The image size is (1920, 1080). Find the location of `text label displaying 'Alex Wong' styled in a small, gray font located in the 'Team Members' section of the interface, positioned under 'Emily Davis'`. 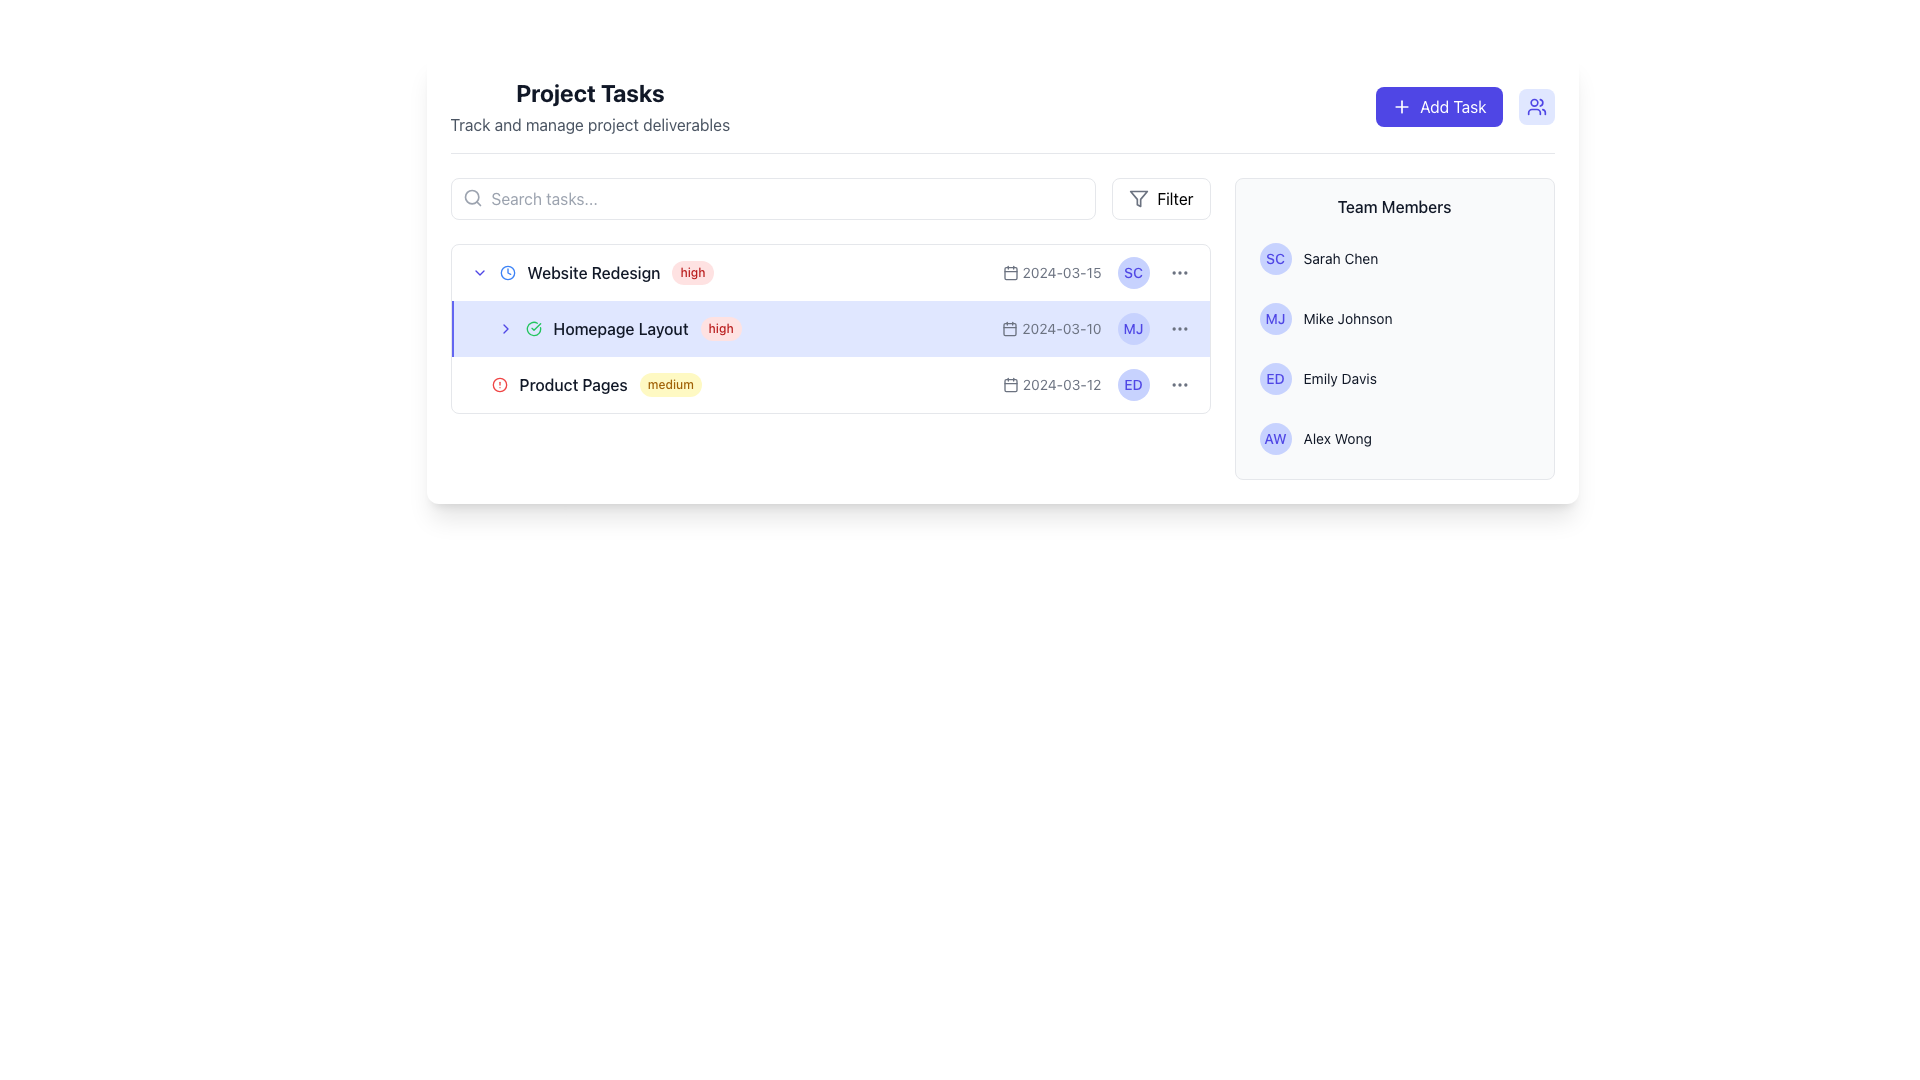

text label displaying 'Alex Wong' styled in a small, gray font located in the 'Team Members' section of the interface, positioned under 'Emily Davis' is located at coordinates (1337, 438).